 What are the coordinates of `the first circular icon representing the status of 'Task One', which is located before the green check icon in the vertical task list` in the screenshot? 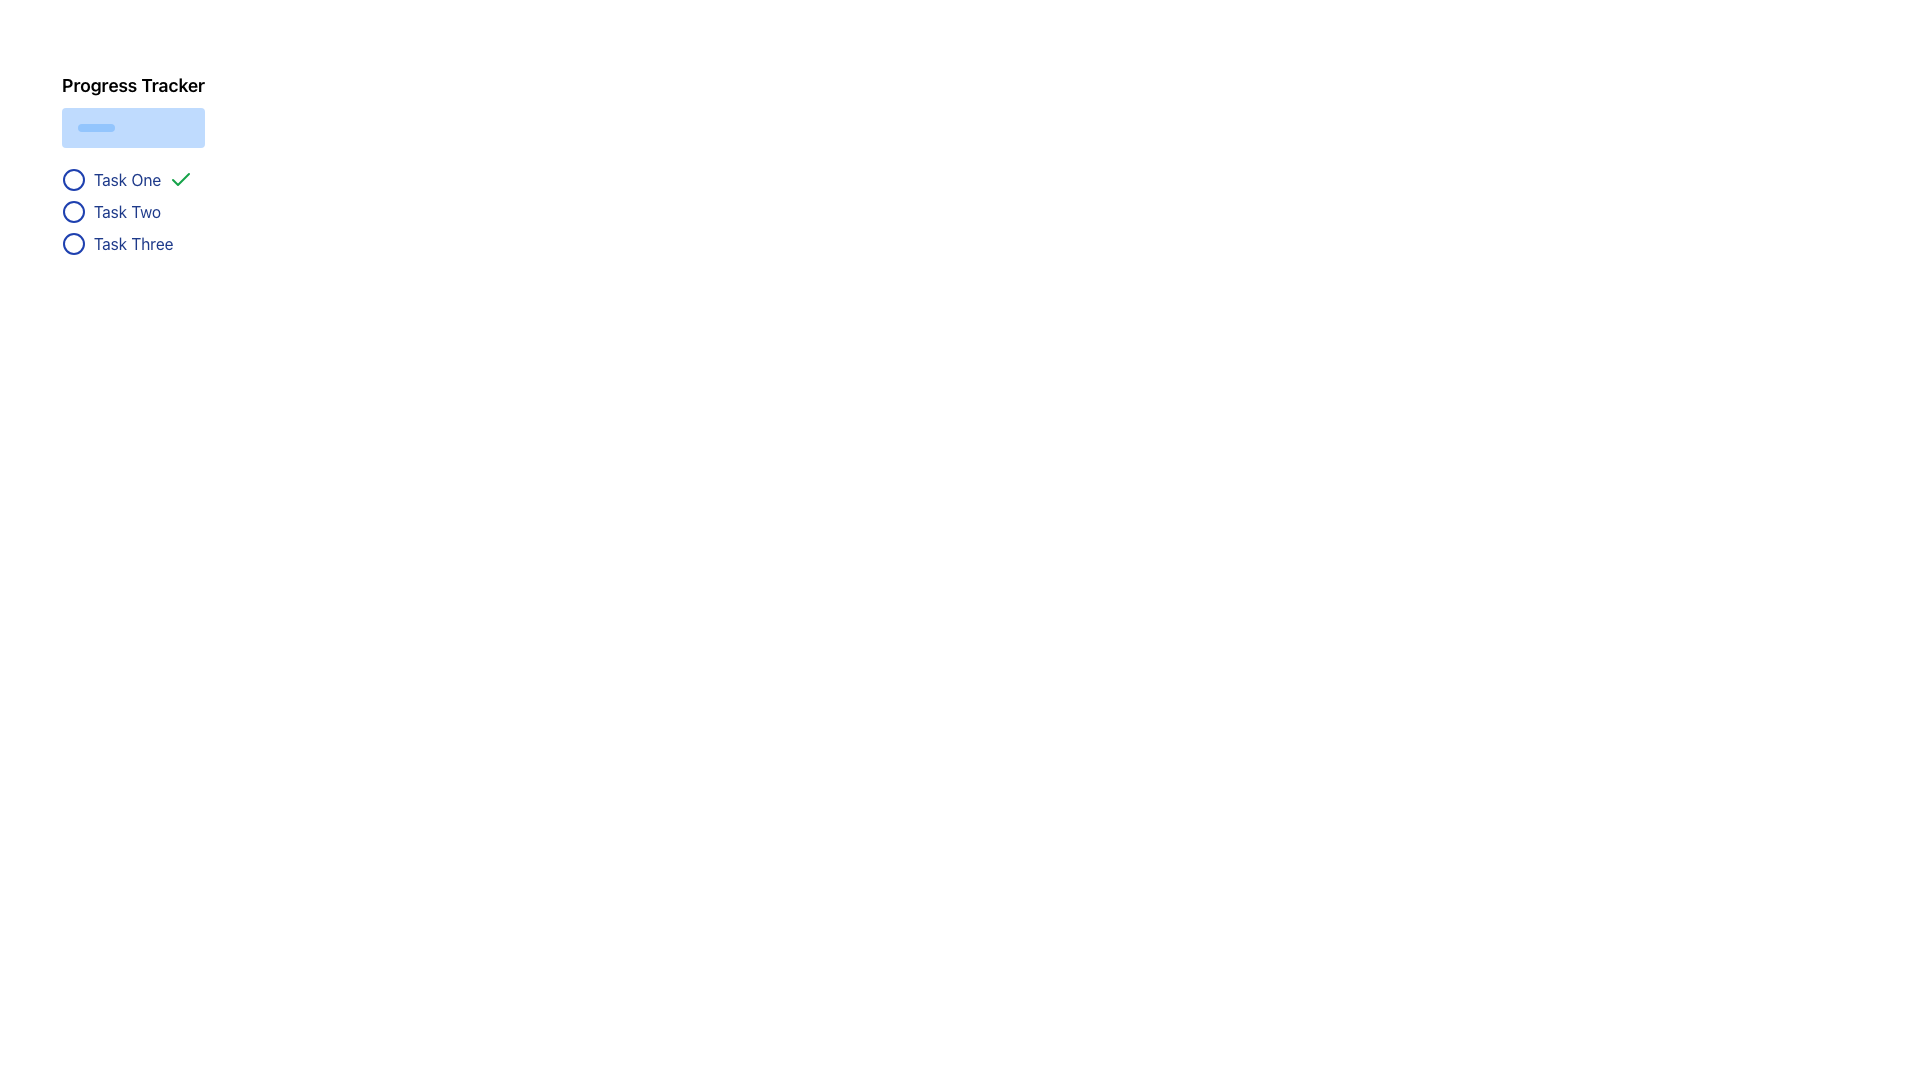 It's located at (73, 180).